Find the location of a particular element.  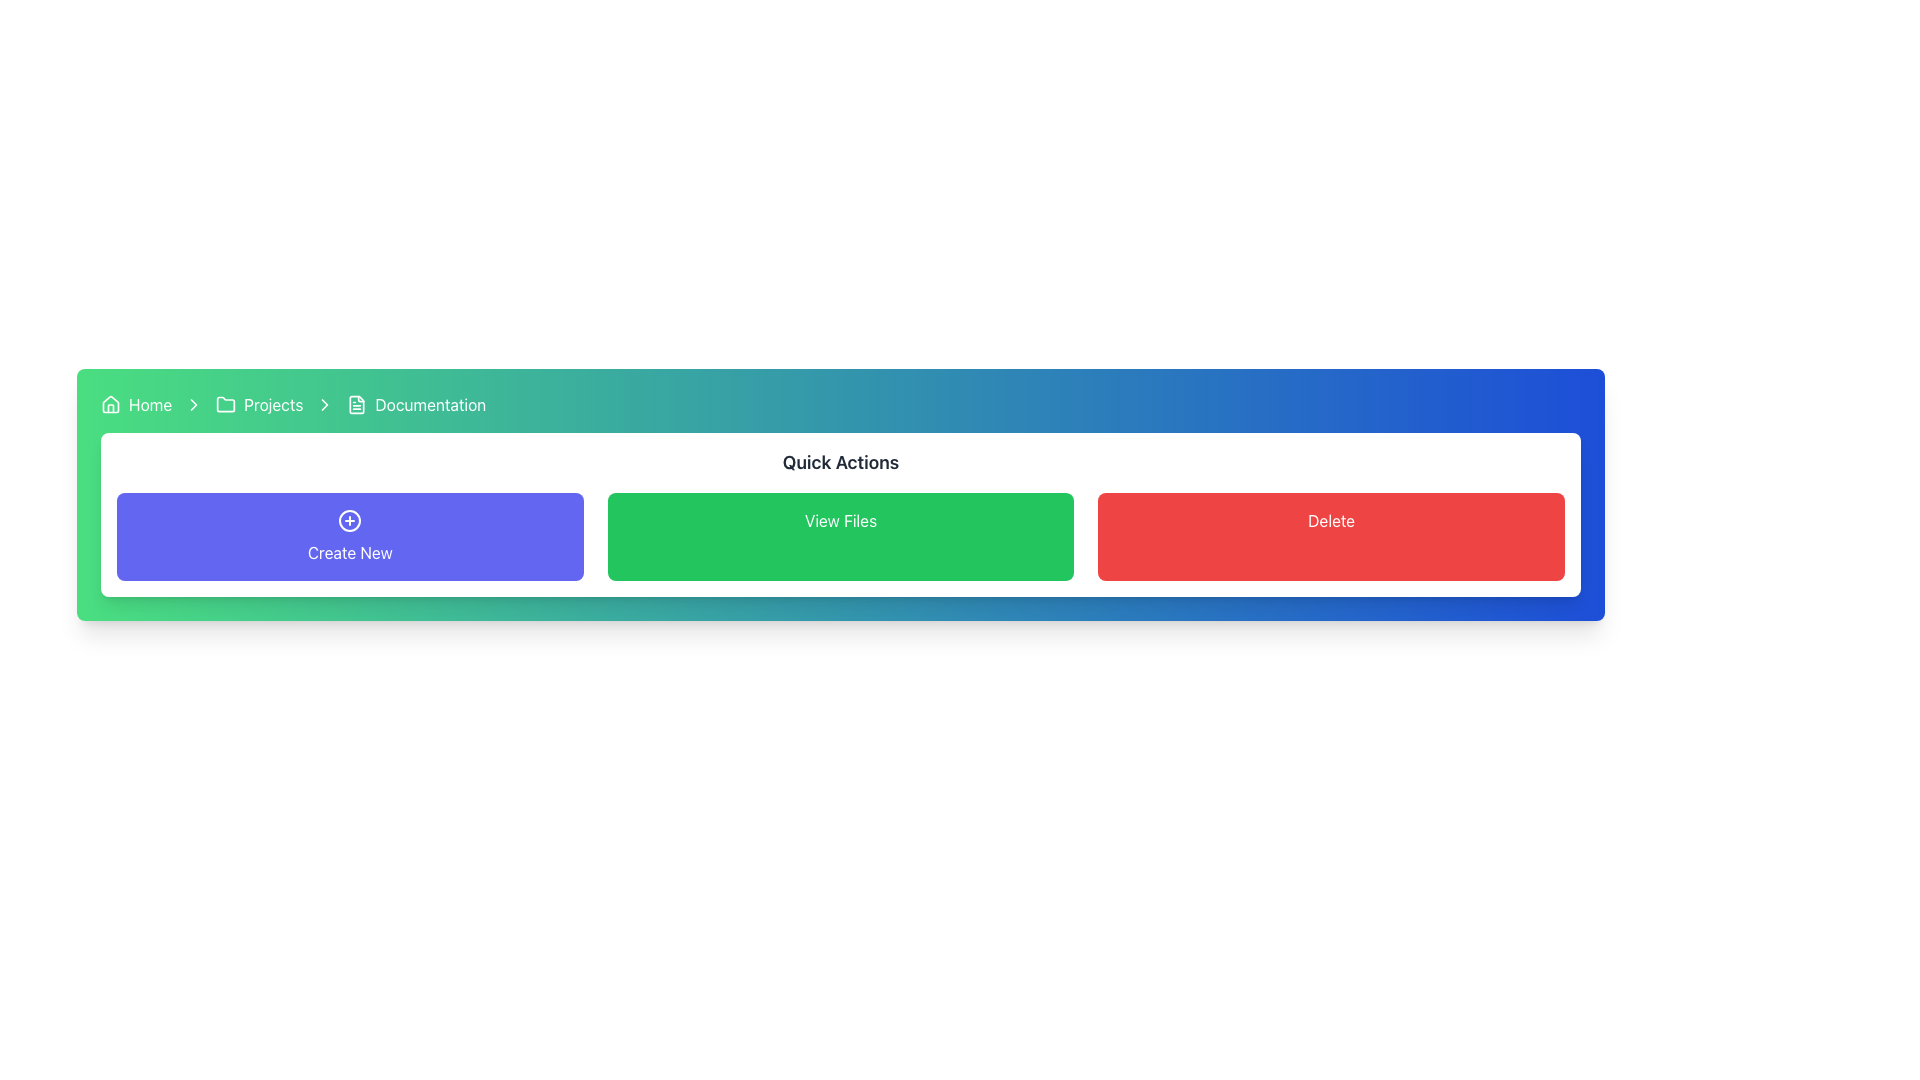

the right-facing arrow icon located in the breadcrumb navigation bar between the 'Home' and 'Projects' text items is located at coordinates (194, 405).